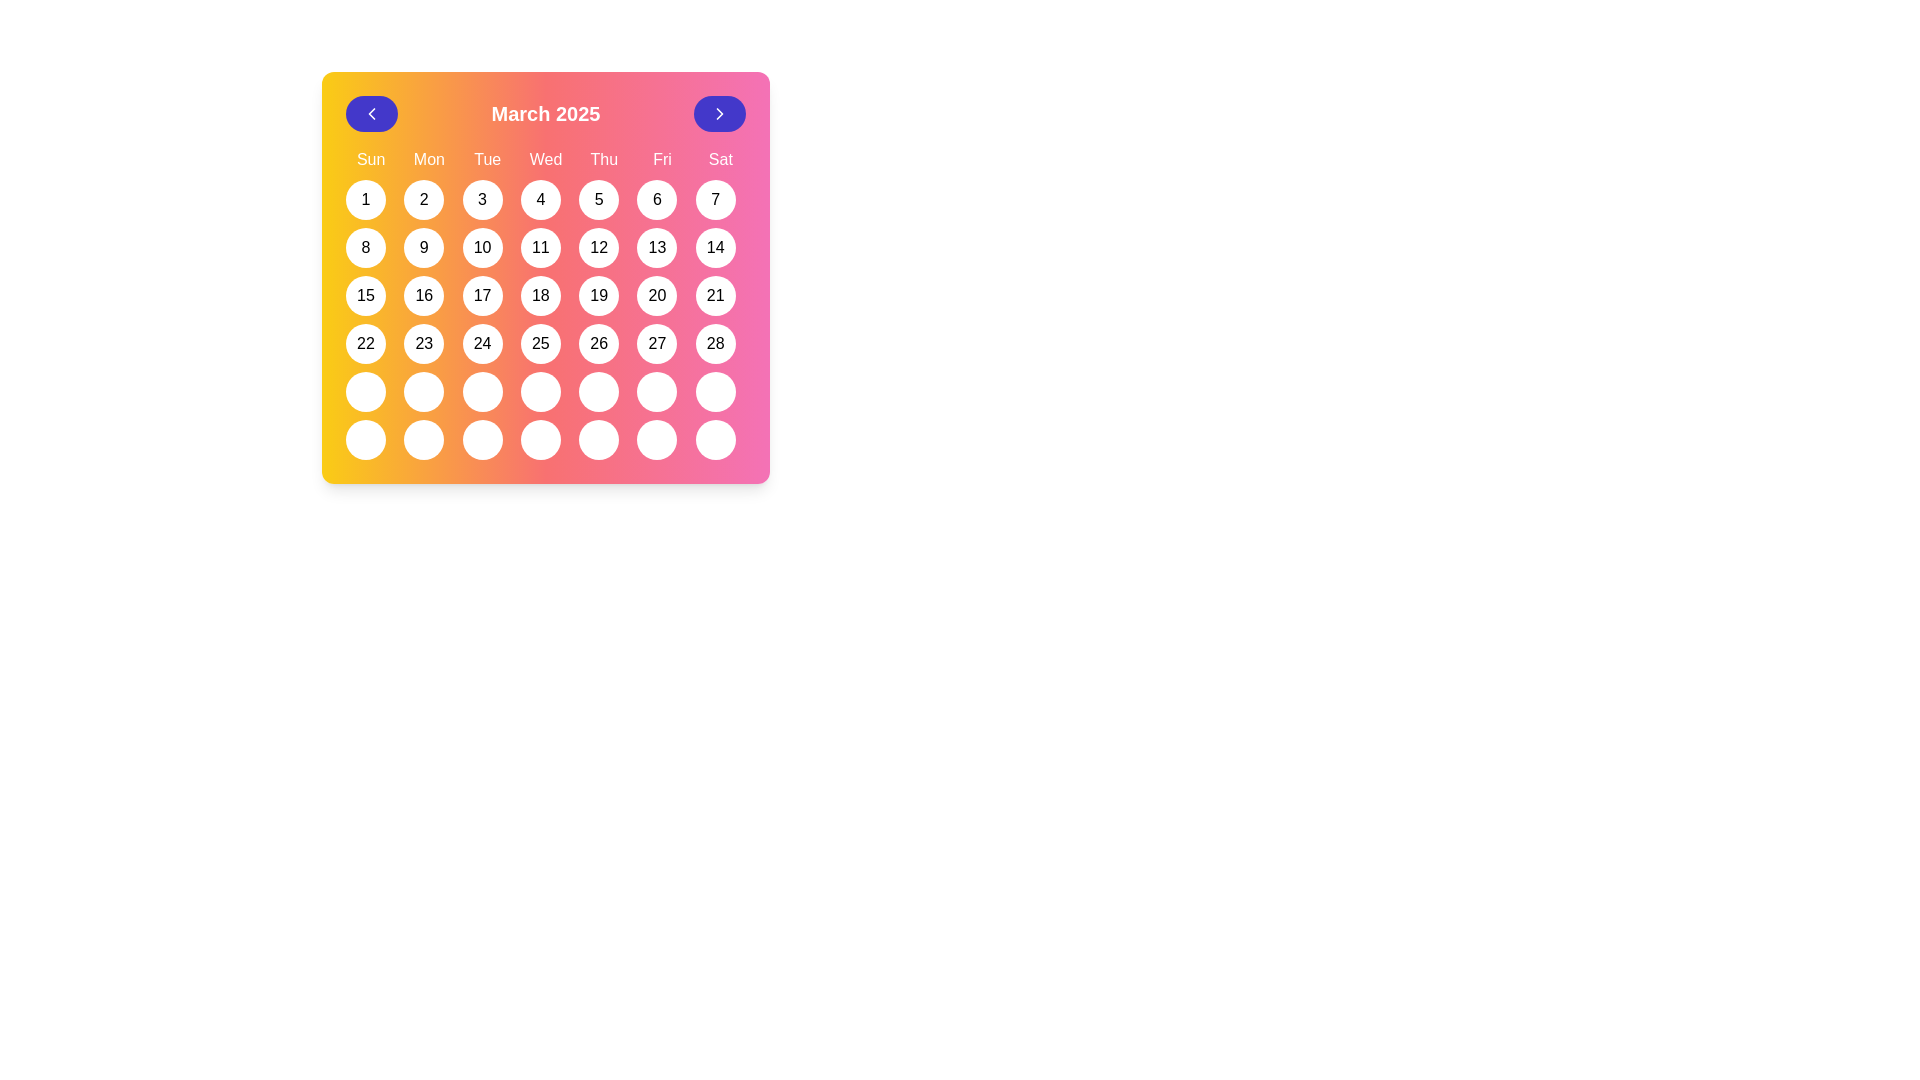 This screenshot has height=1080, width=1920. What do you see at coordinates (603, 158) in the screenshot?
I see `the static text label displaying 'Thu' in white font, which is the fifth header label in the first row of the calendar grid` at bounding box center [603, 158].